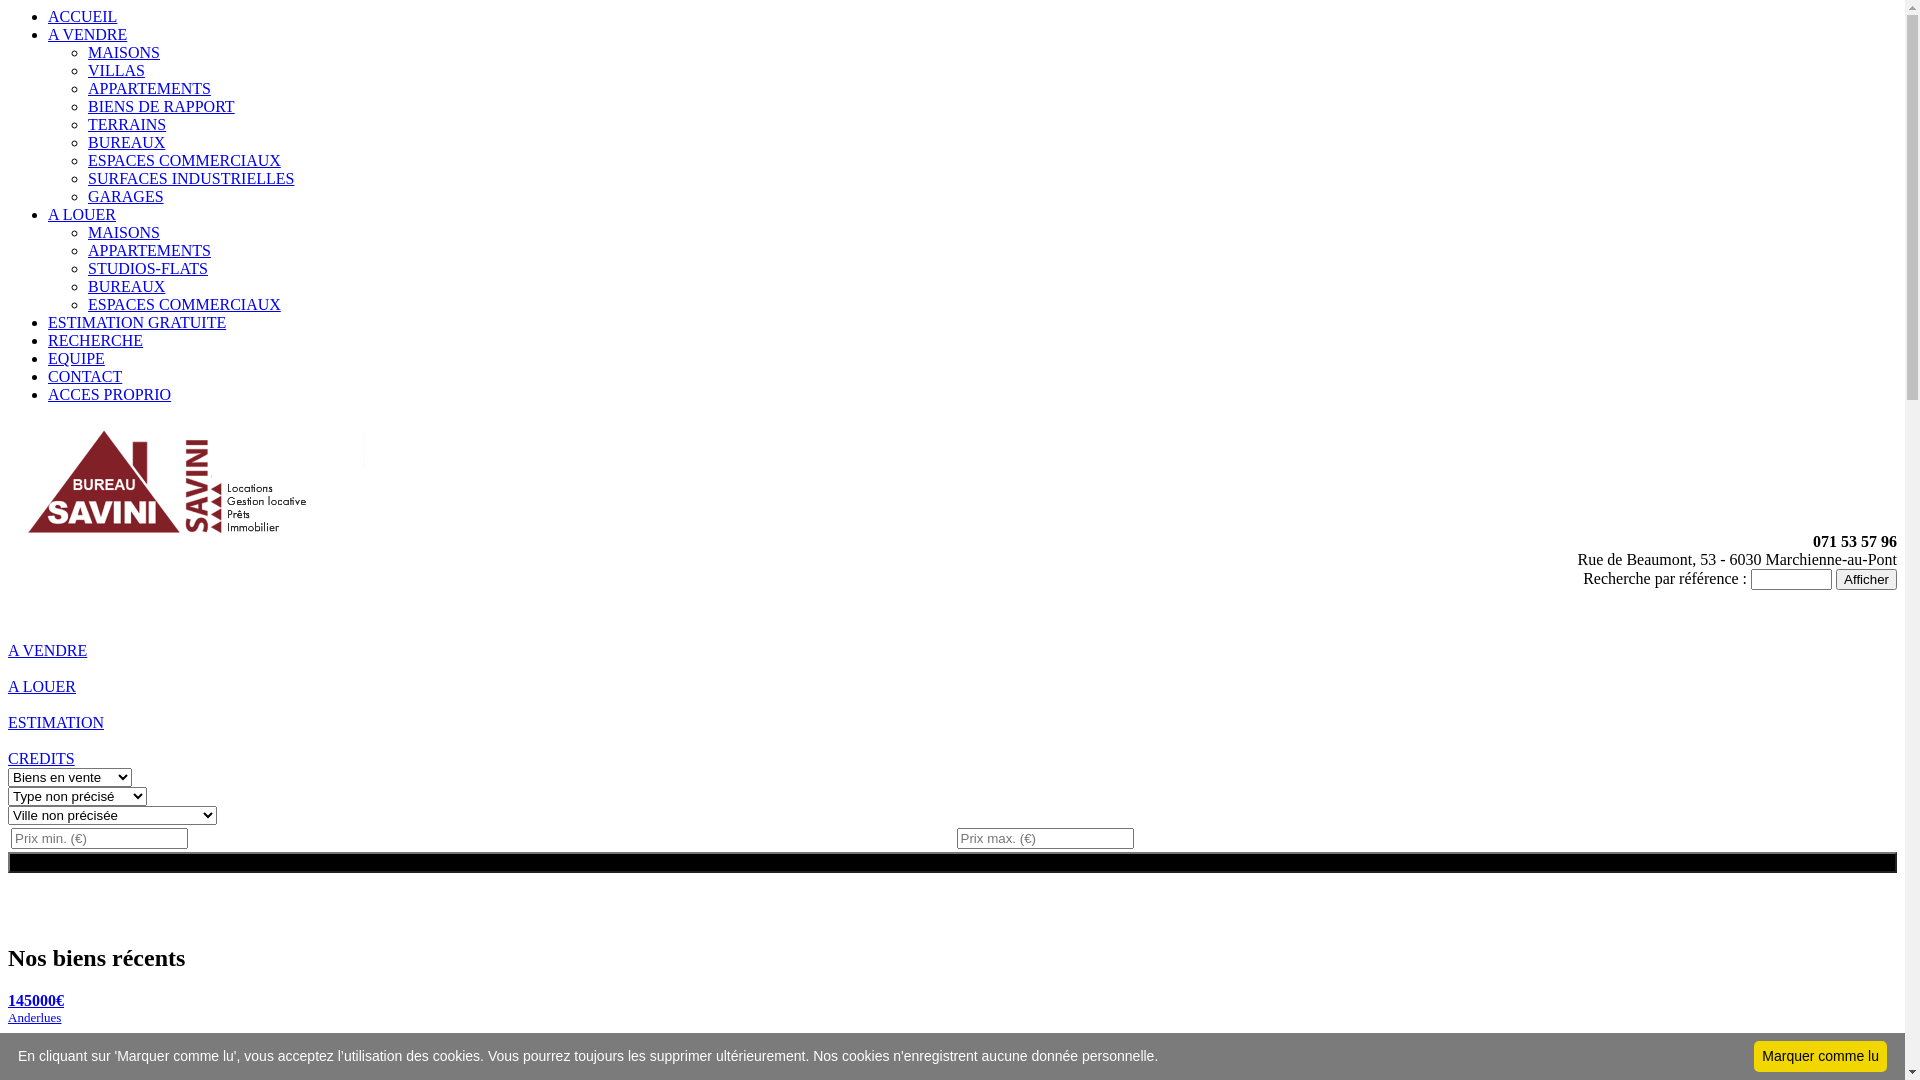  I want to click on 'GARAGES', so click(124, 196).